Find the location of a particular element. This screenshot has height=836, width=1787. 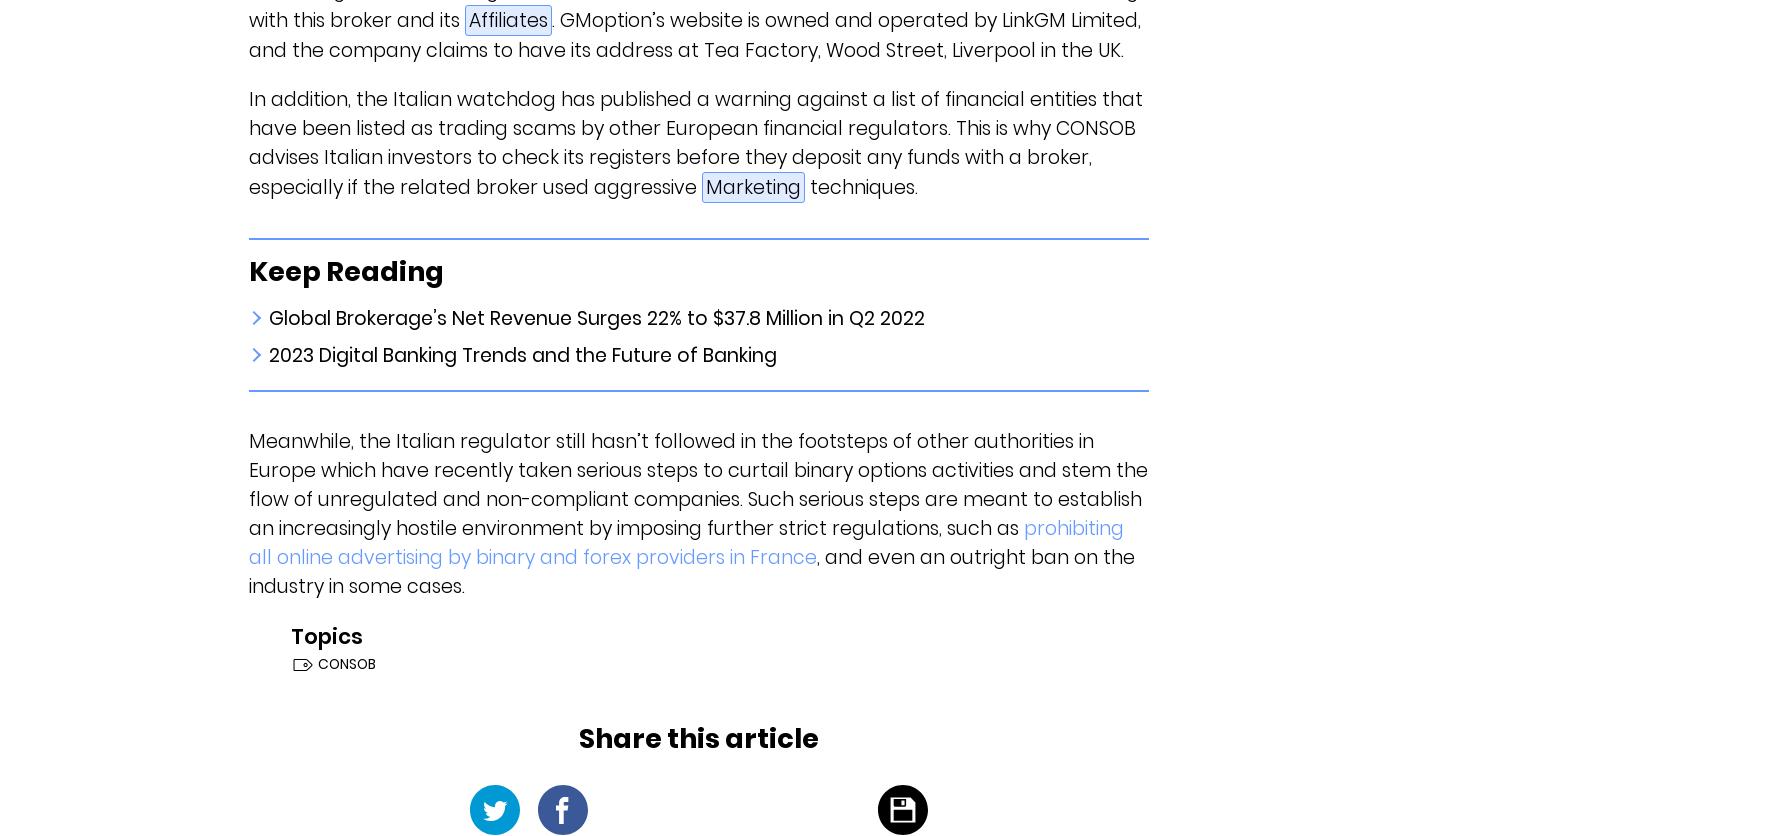

'Marketing' is located at coordinates (752, 186).